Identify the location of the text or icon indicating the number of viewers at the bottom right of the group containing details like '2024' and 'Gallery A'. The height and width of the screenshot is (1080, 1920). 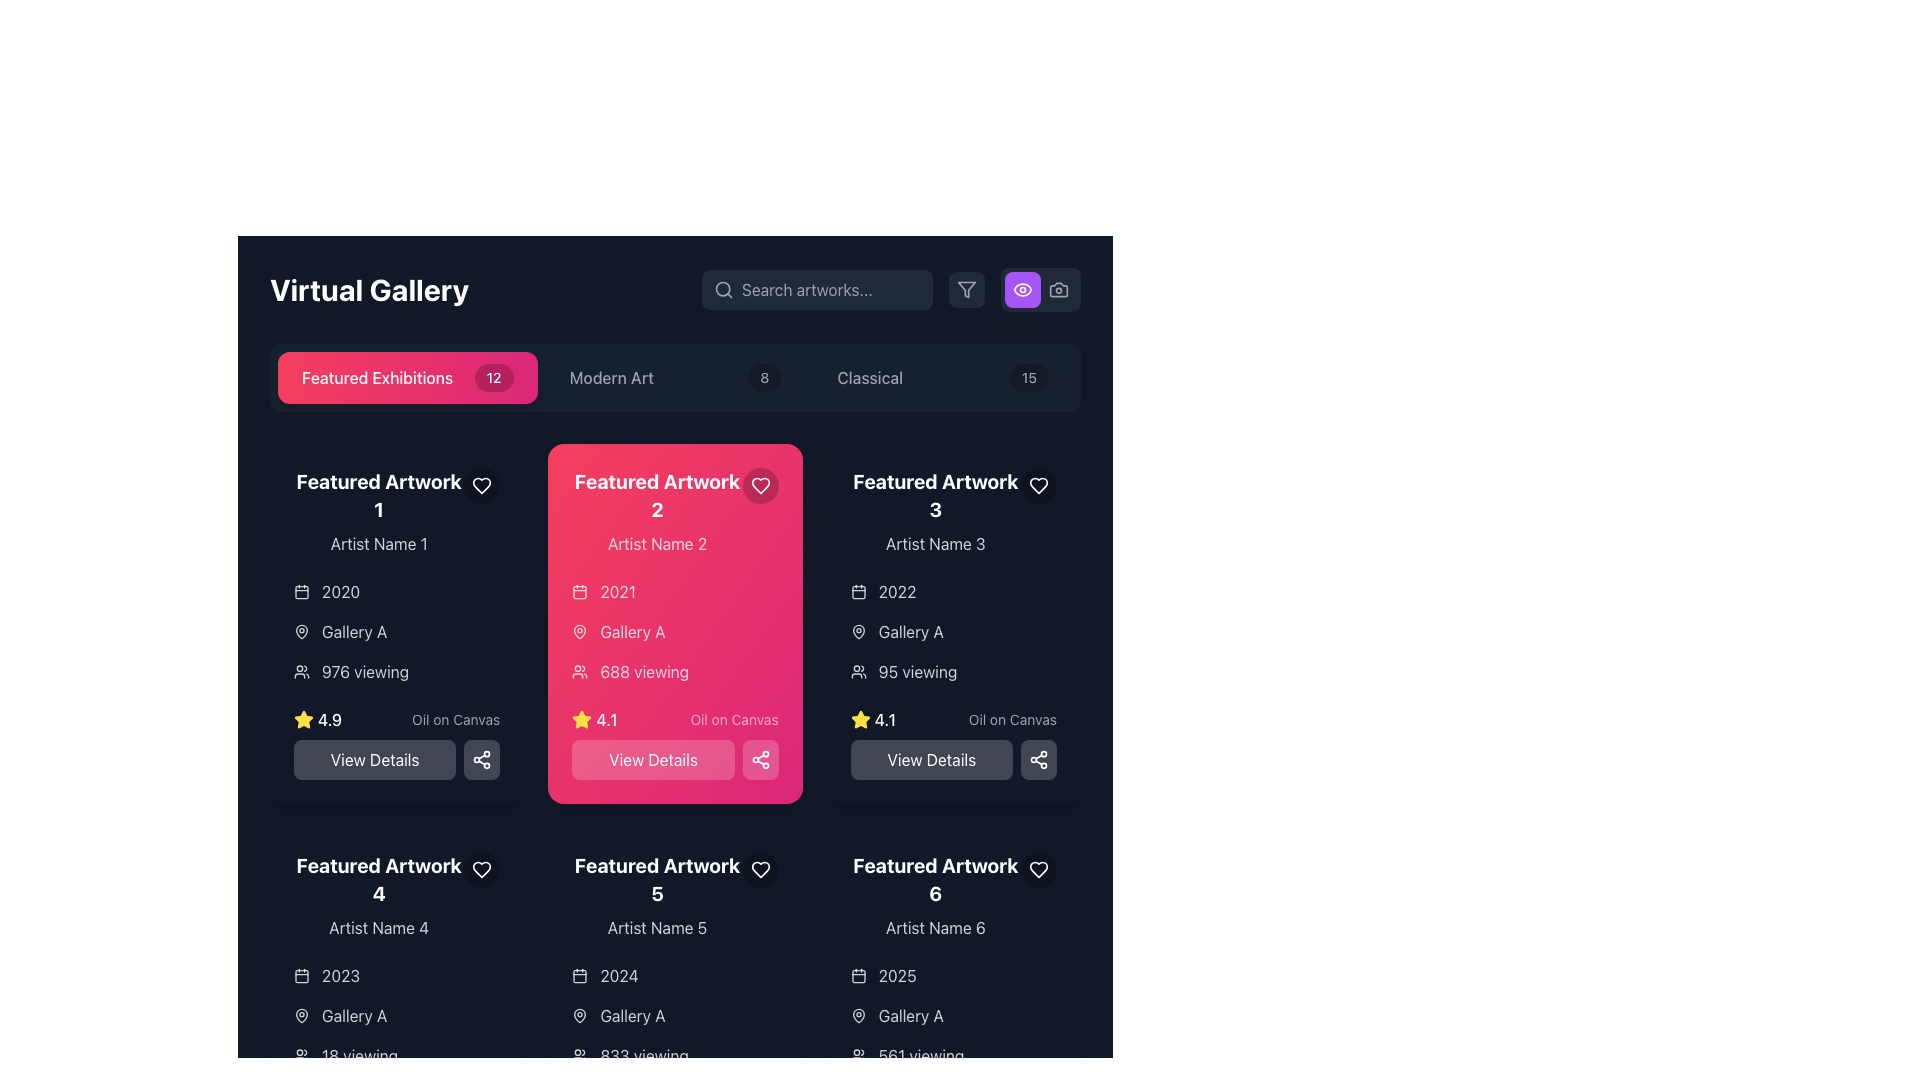
(675, 1055).